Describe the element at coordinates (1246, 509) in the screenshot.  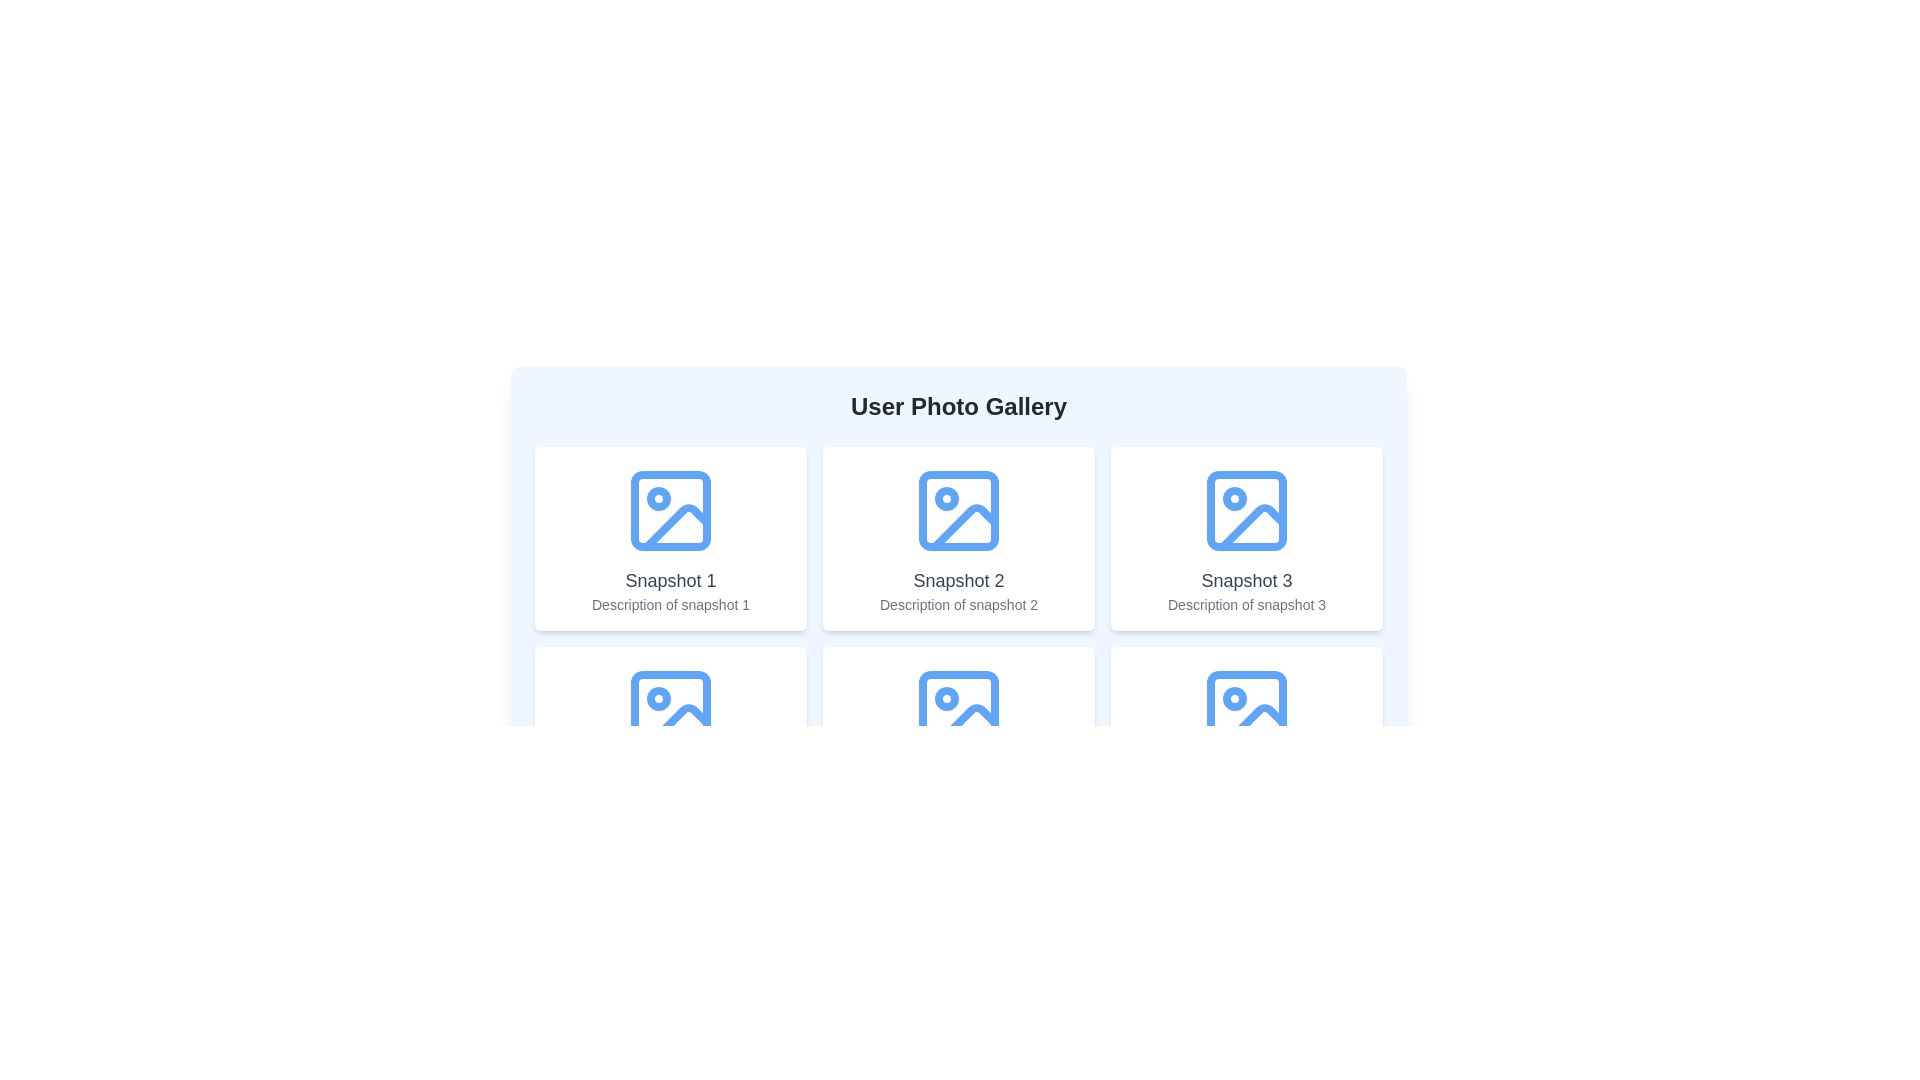
I see `the icon resembling an image or photo frame with a blue outline, located in the top-center area of the card labeled 'Snapshot 3'` at that location.